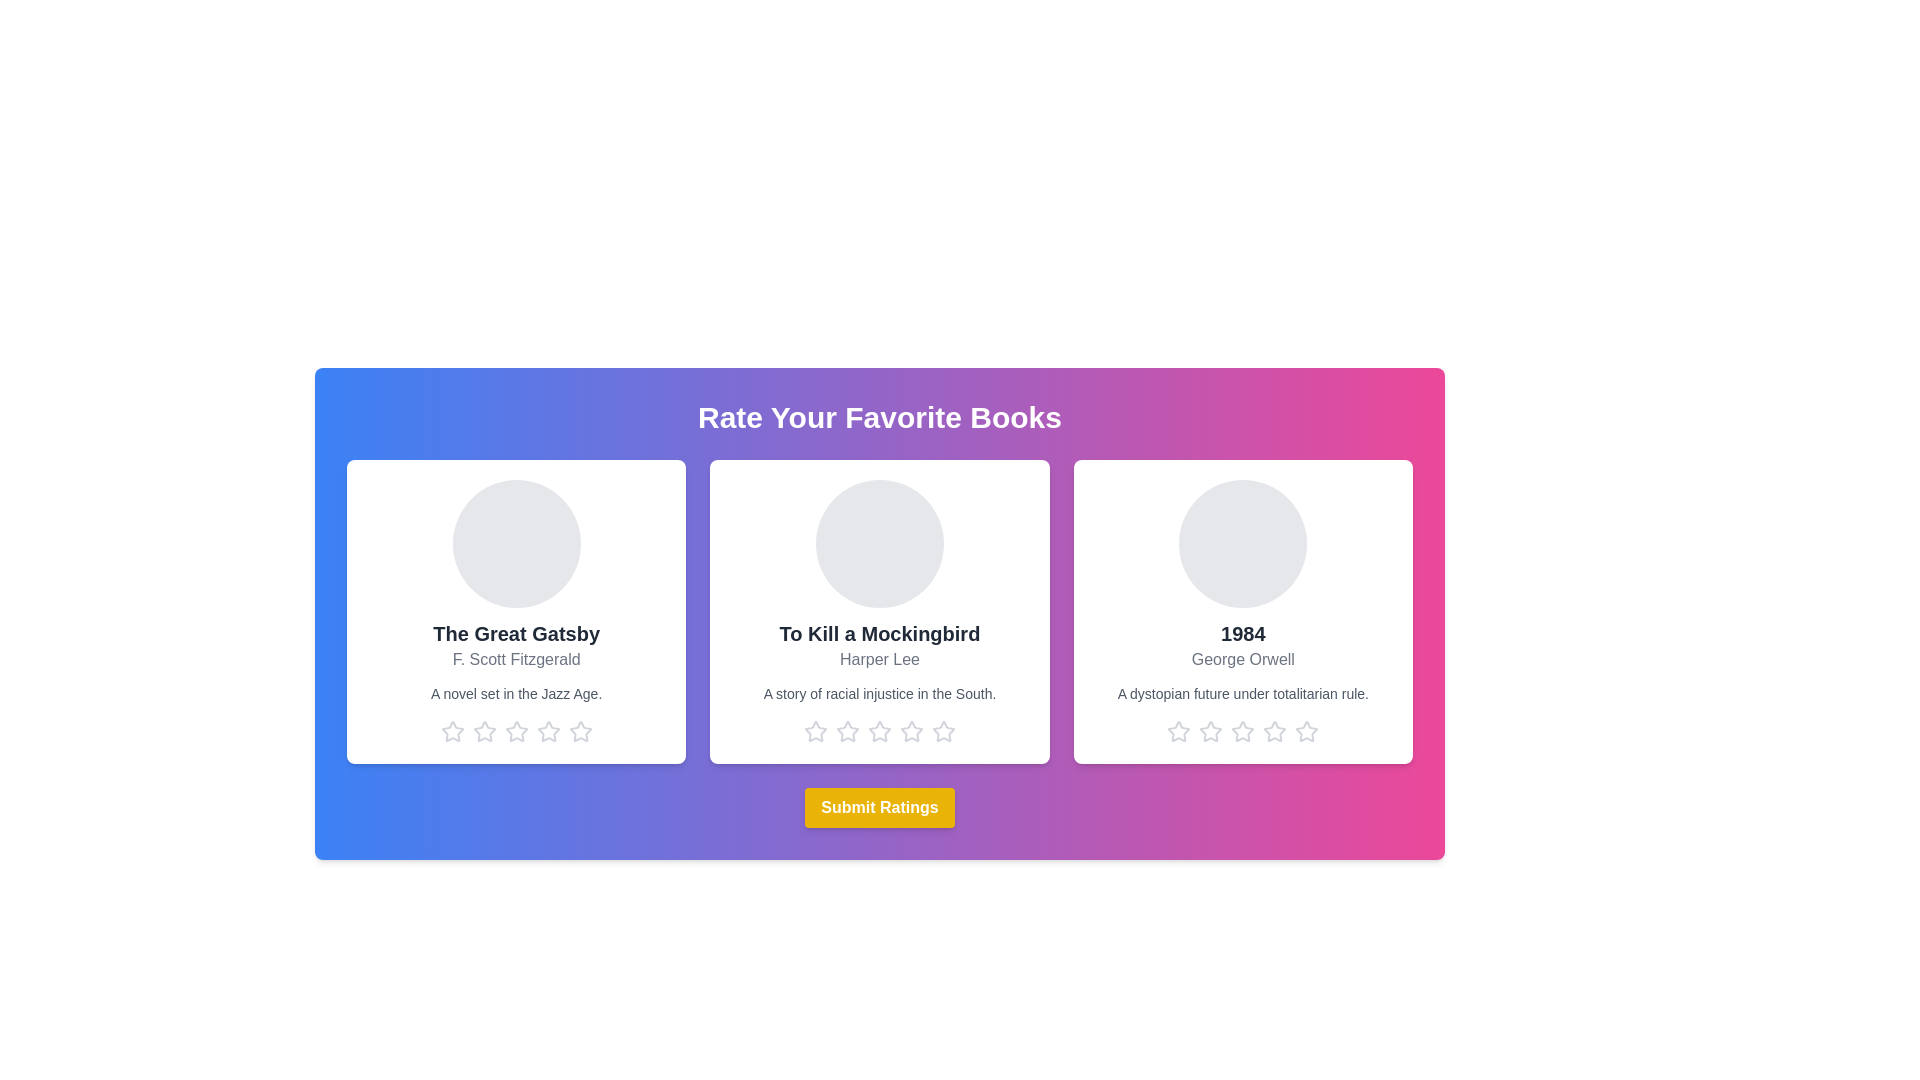  Describe the element at coordinates (911, 732) in the screenshot. I see `the star corresponding to 4 stars for the book titled To Kill a Mockingbird` at that location.